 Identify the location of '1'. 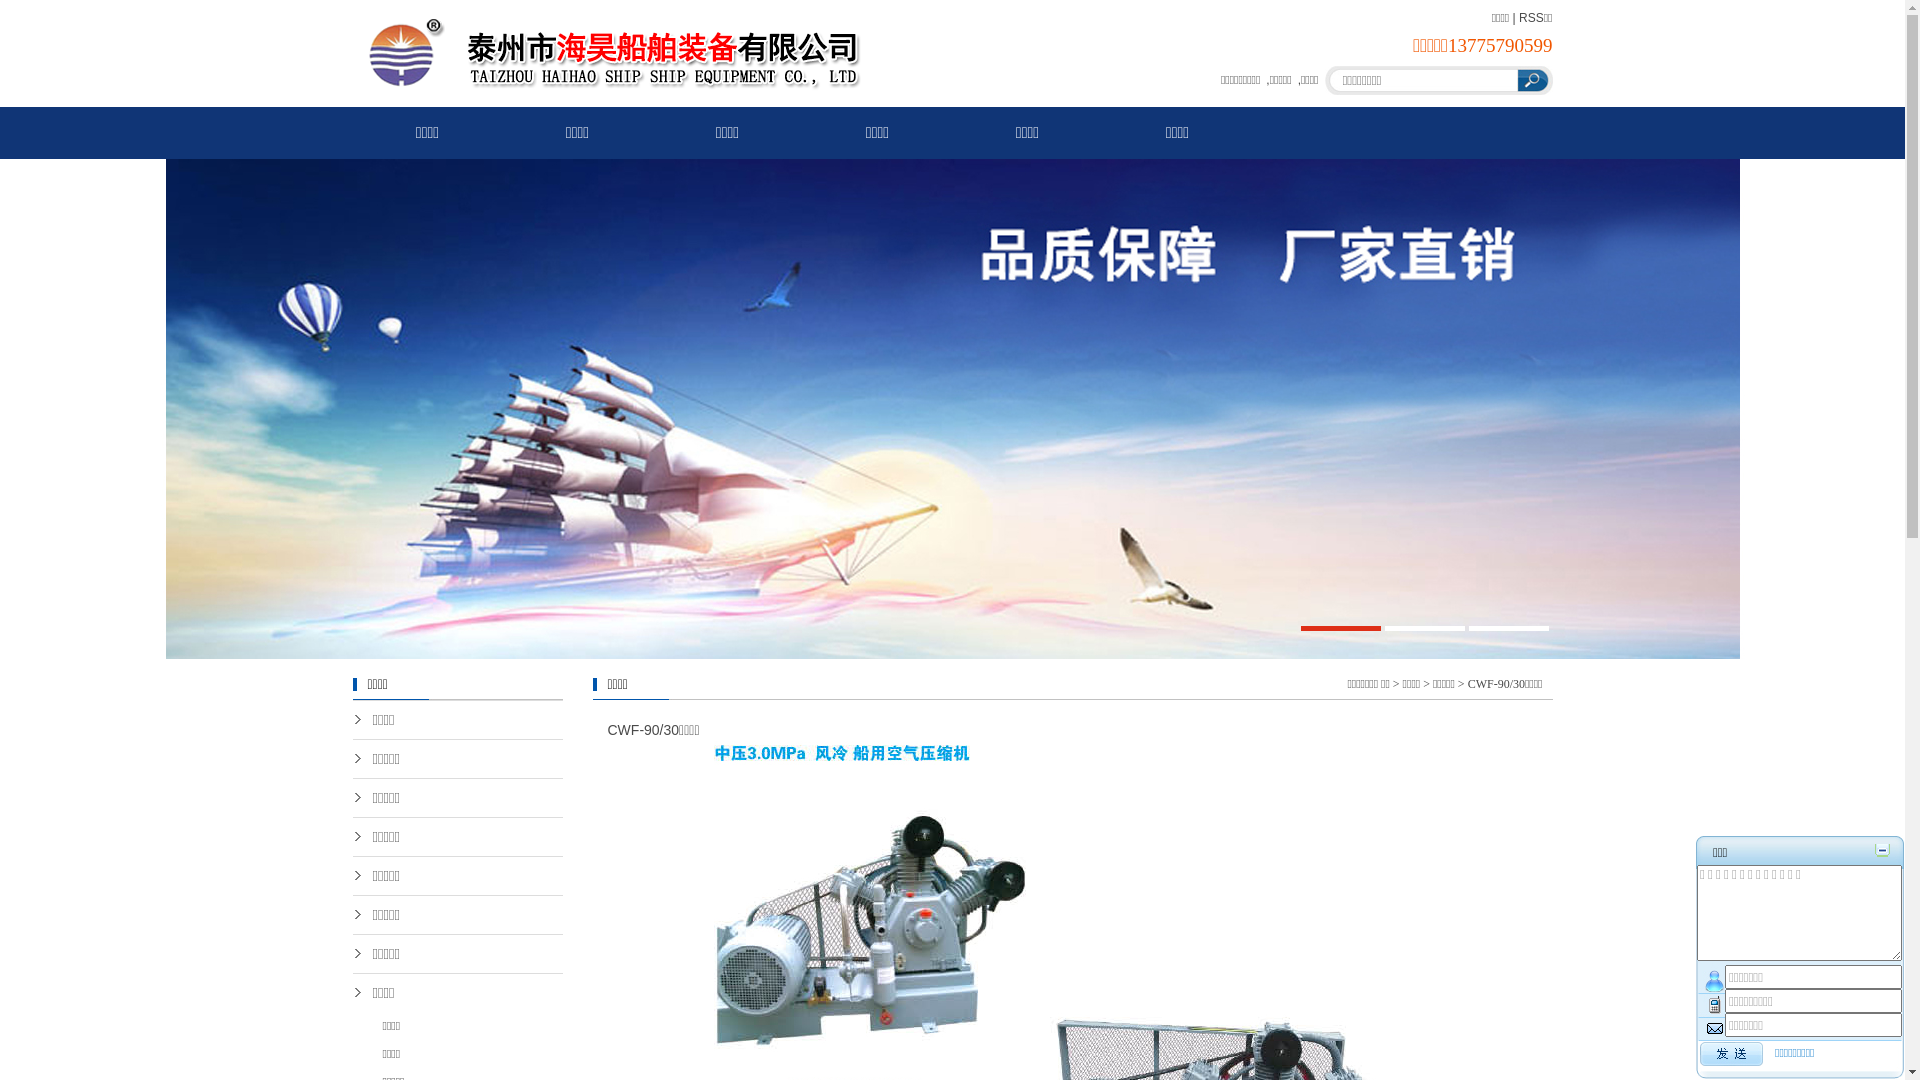
(1339, 627).